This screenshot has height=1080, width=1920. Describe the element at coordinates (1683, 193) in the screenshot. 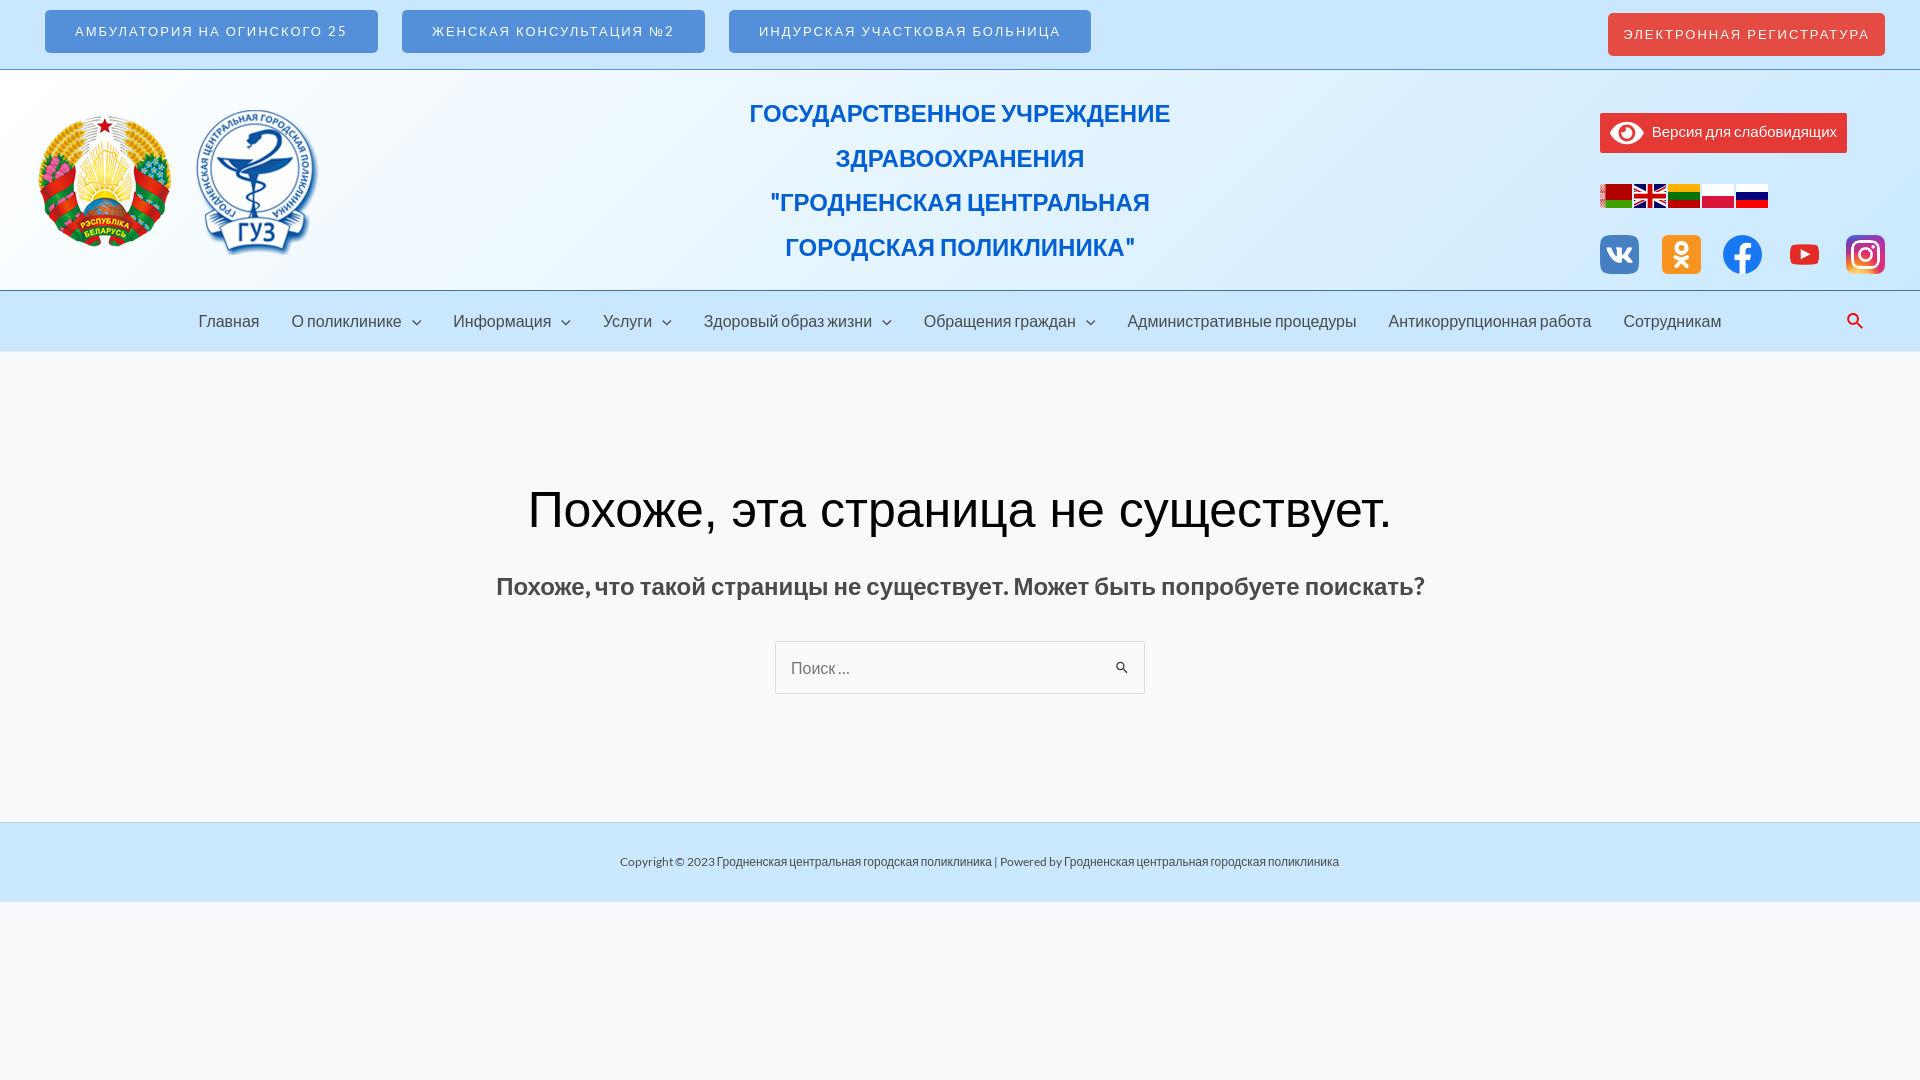

I see `'Lithuanian'` at that location.